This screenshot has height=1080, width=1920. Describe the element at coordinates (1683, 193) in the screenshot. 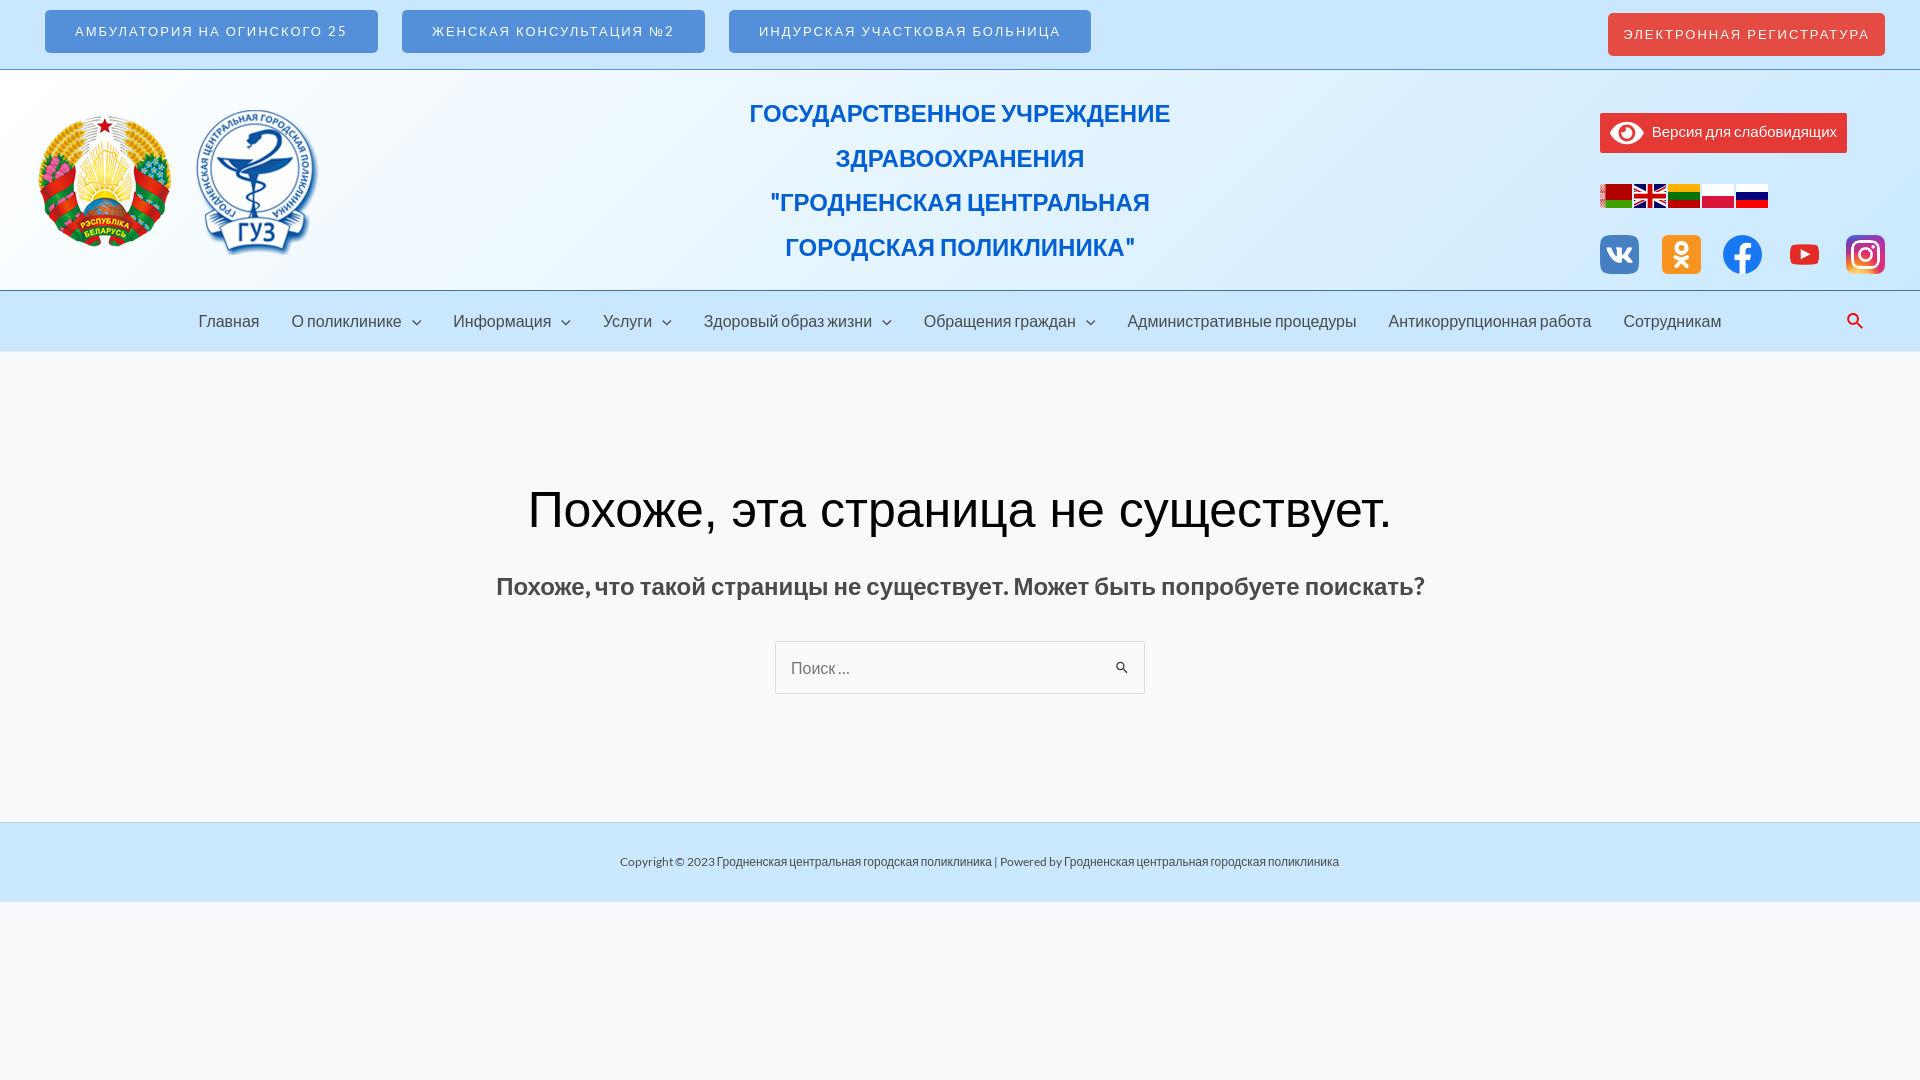

I see `'Lithuanian'` at that location.